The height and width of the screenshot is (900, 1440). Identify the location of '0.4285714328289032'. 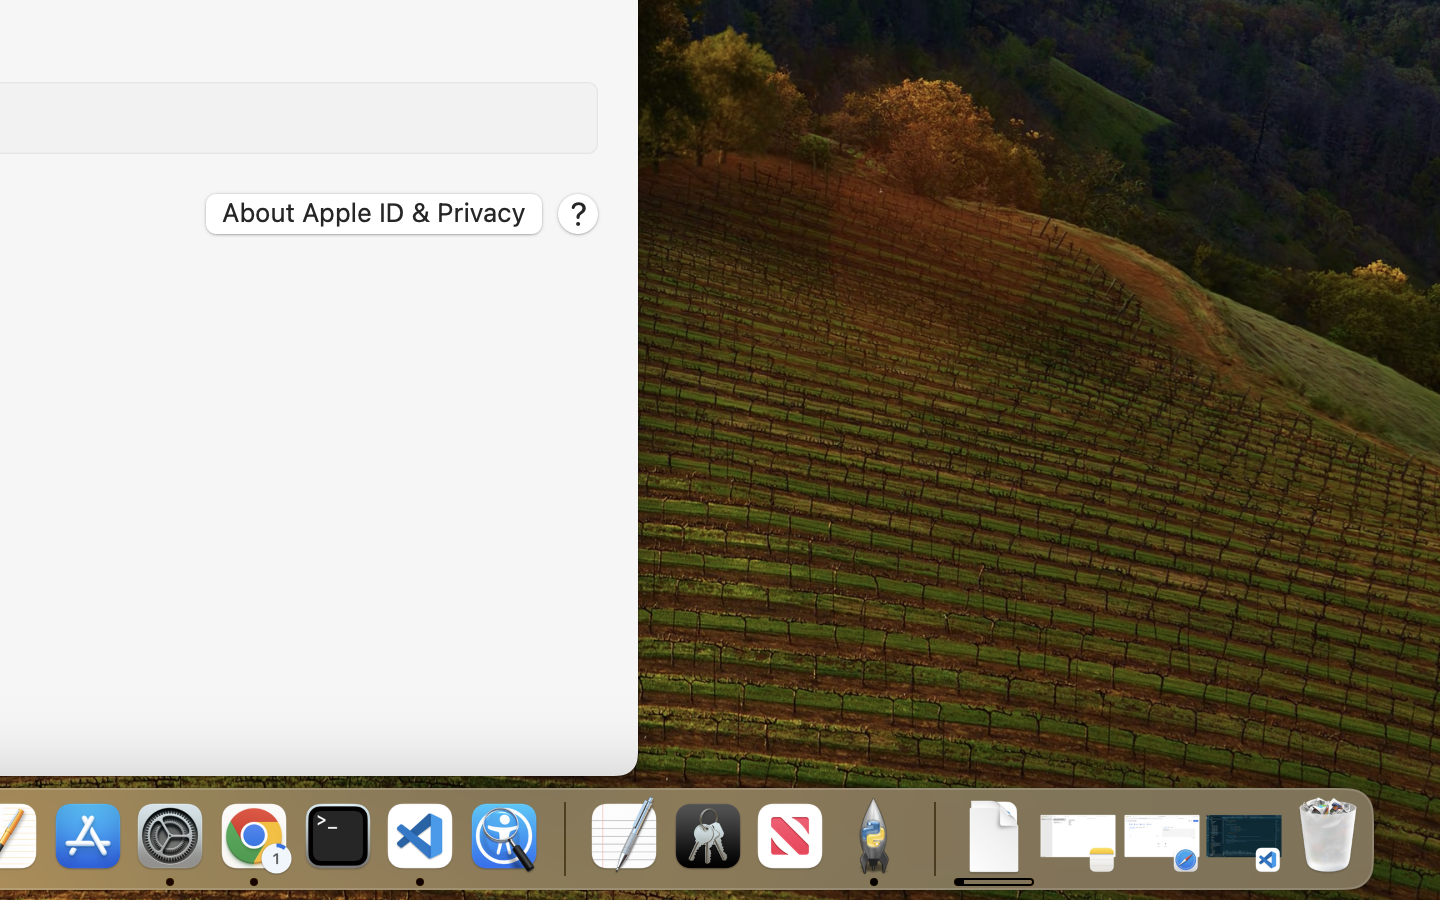
(562, 837).